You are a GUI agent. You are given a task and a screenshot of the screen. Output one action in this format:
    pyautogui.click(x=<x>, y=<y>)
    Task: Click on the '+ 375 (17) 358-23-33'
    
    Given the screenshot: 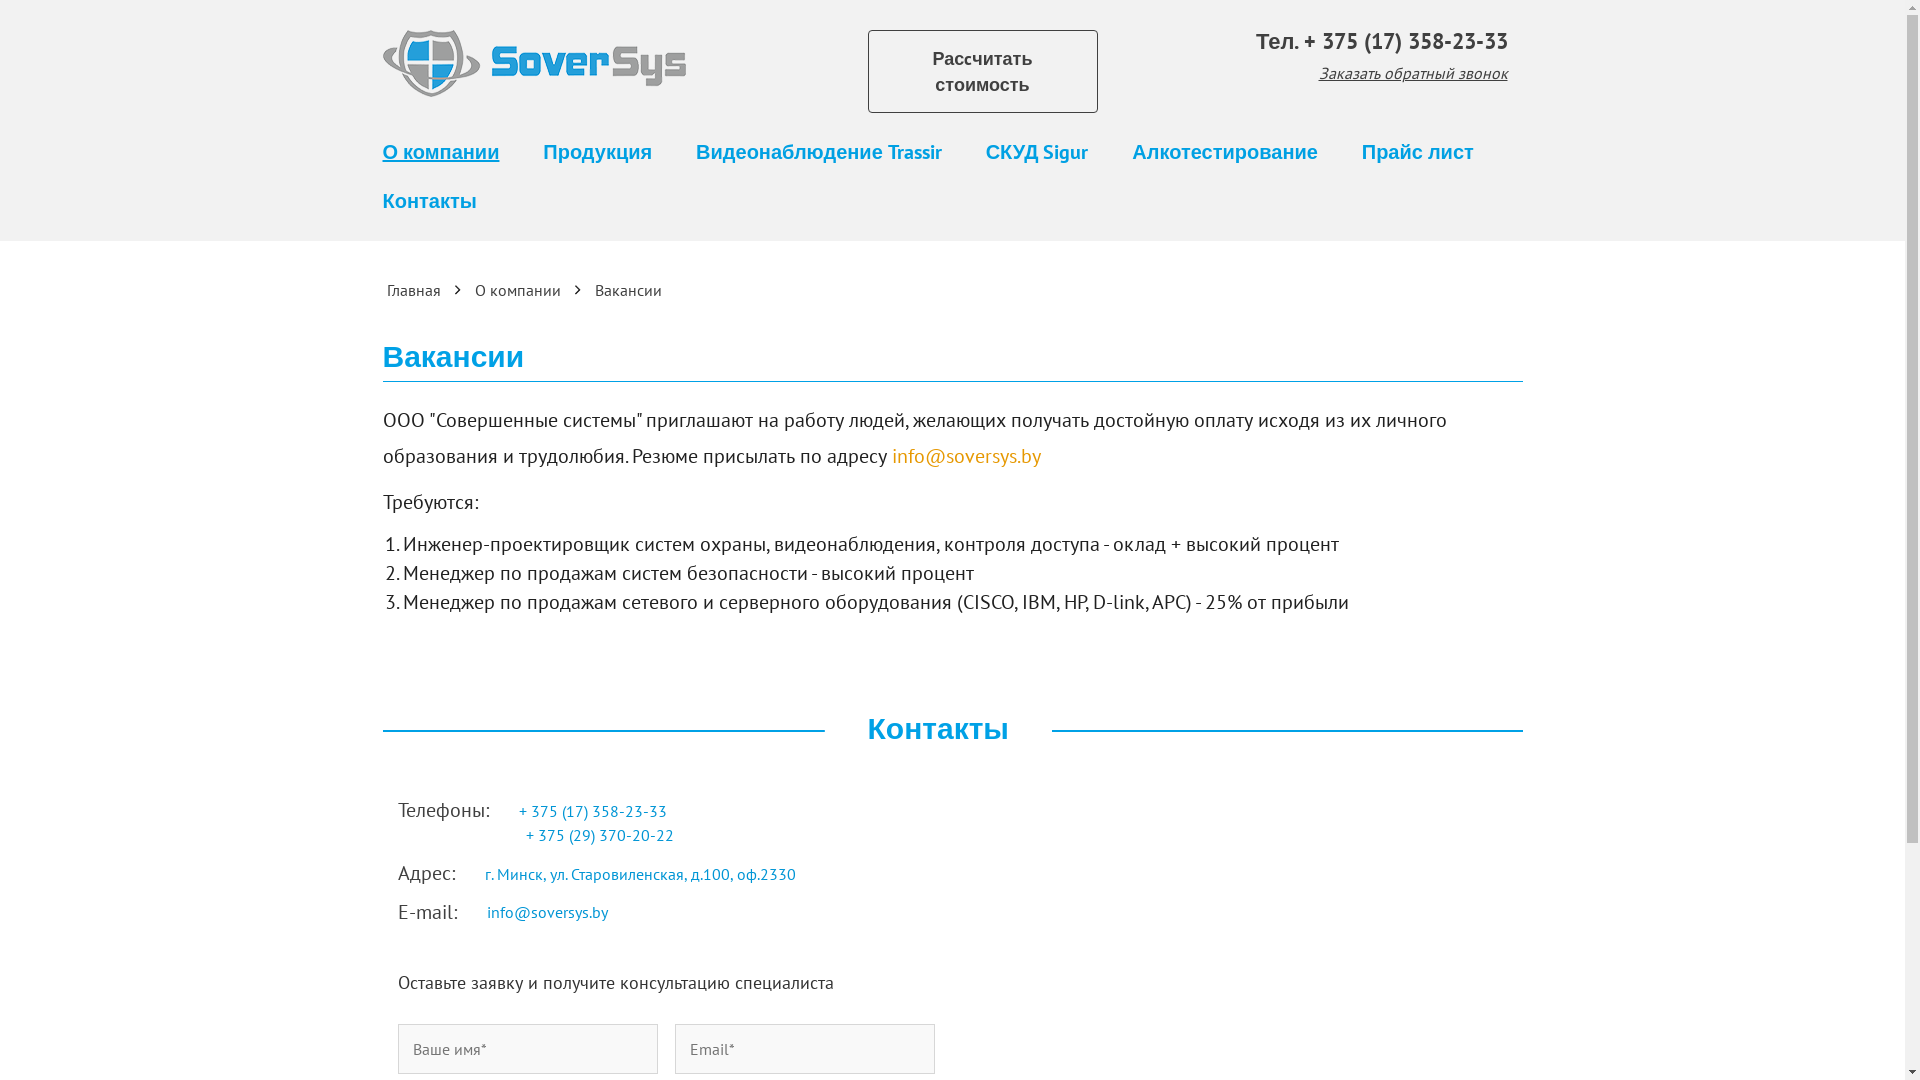 What is the action you would take?
    pyautogui.click(x=1405, y=41)
    